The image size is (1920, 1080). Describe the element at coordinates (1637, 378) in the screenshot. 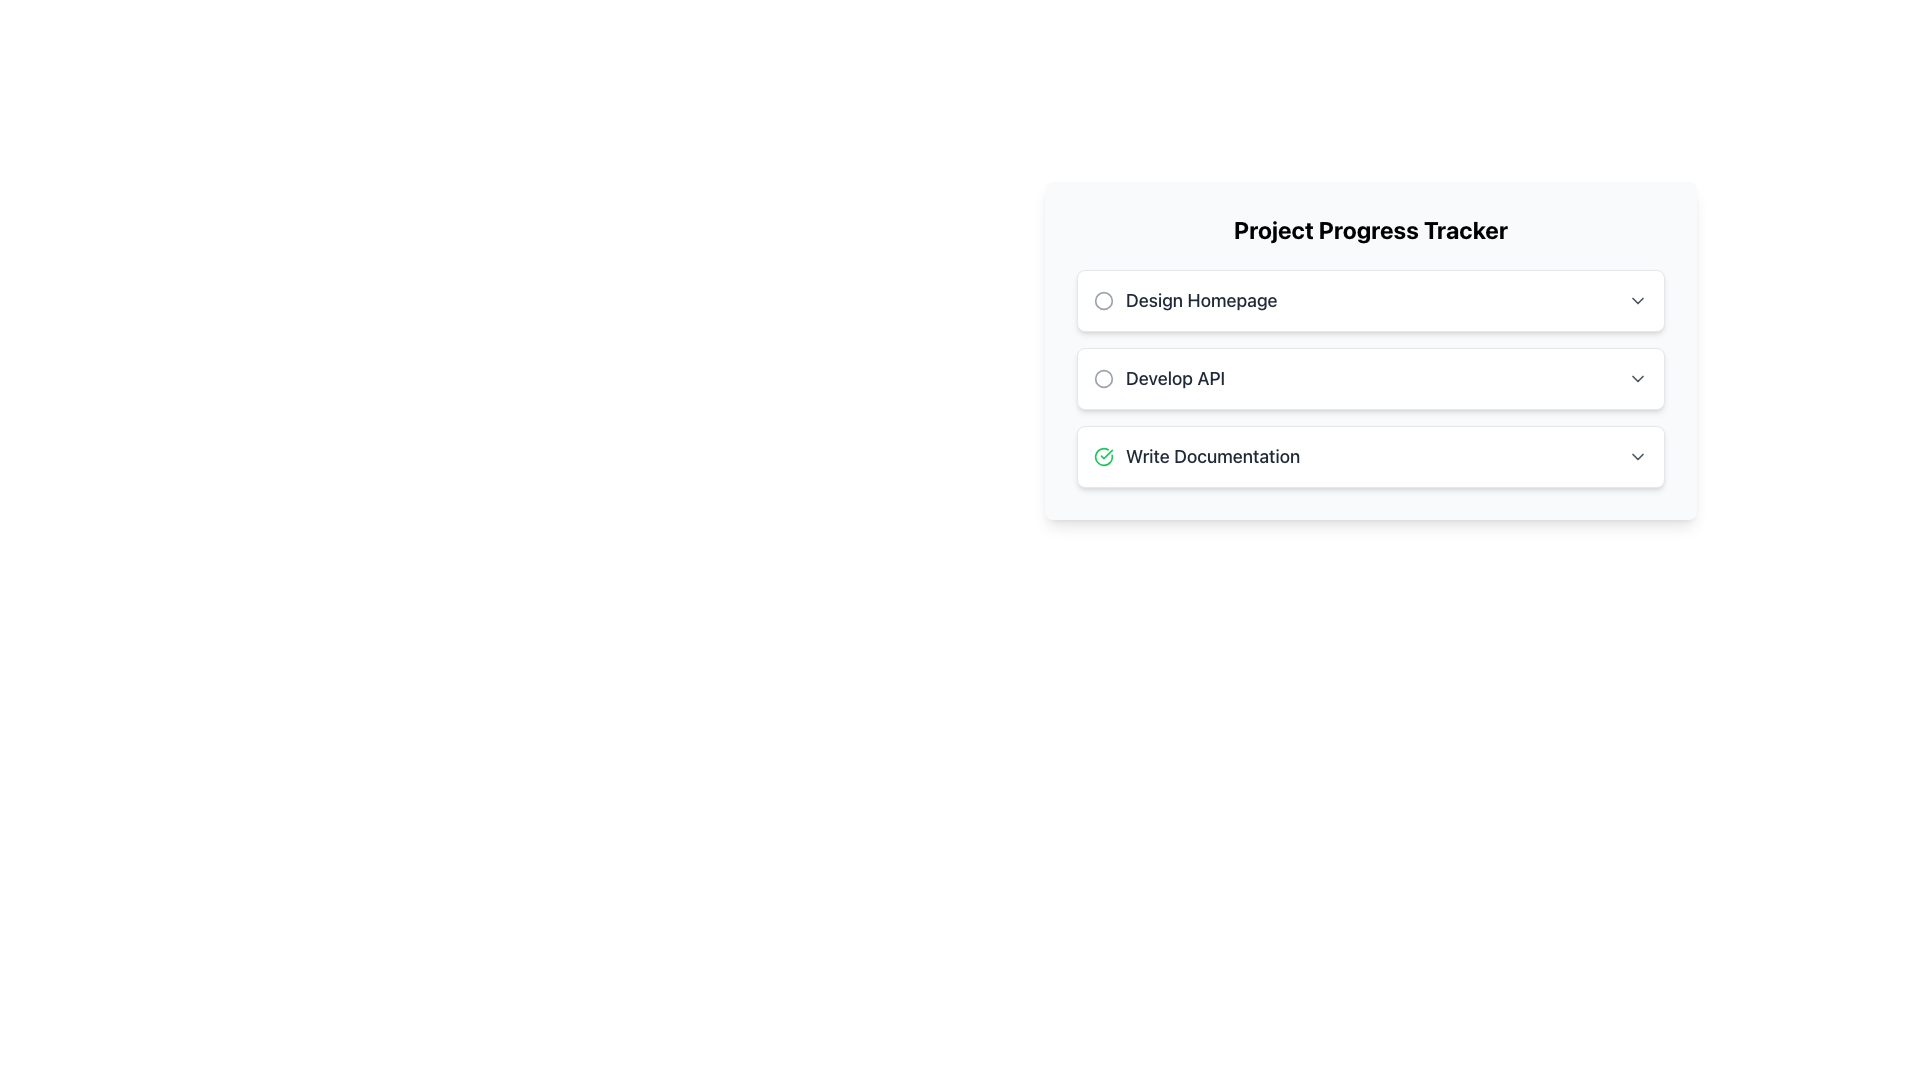

I see `the downward-pointing arrow icon of the Dropdown Toggle` at that location.